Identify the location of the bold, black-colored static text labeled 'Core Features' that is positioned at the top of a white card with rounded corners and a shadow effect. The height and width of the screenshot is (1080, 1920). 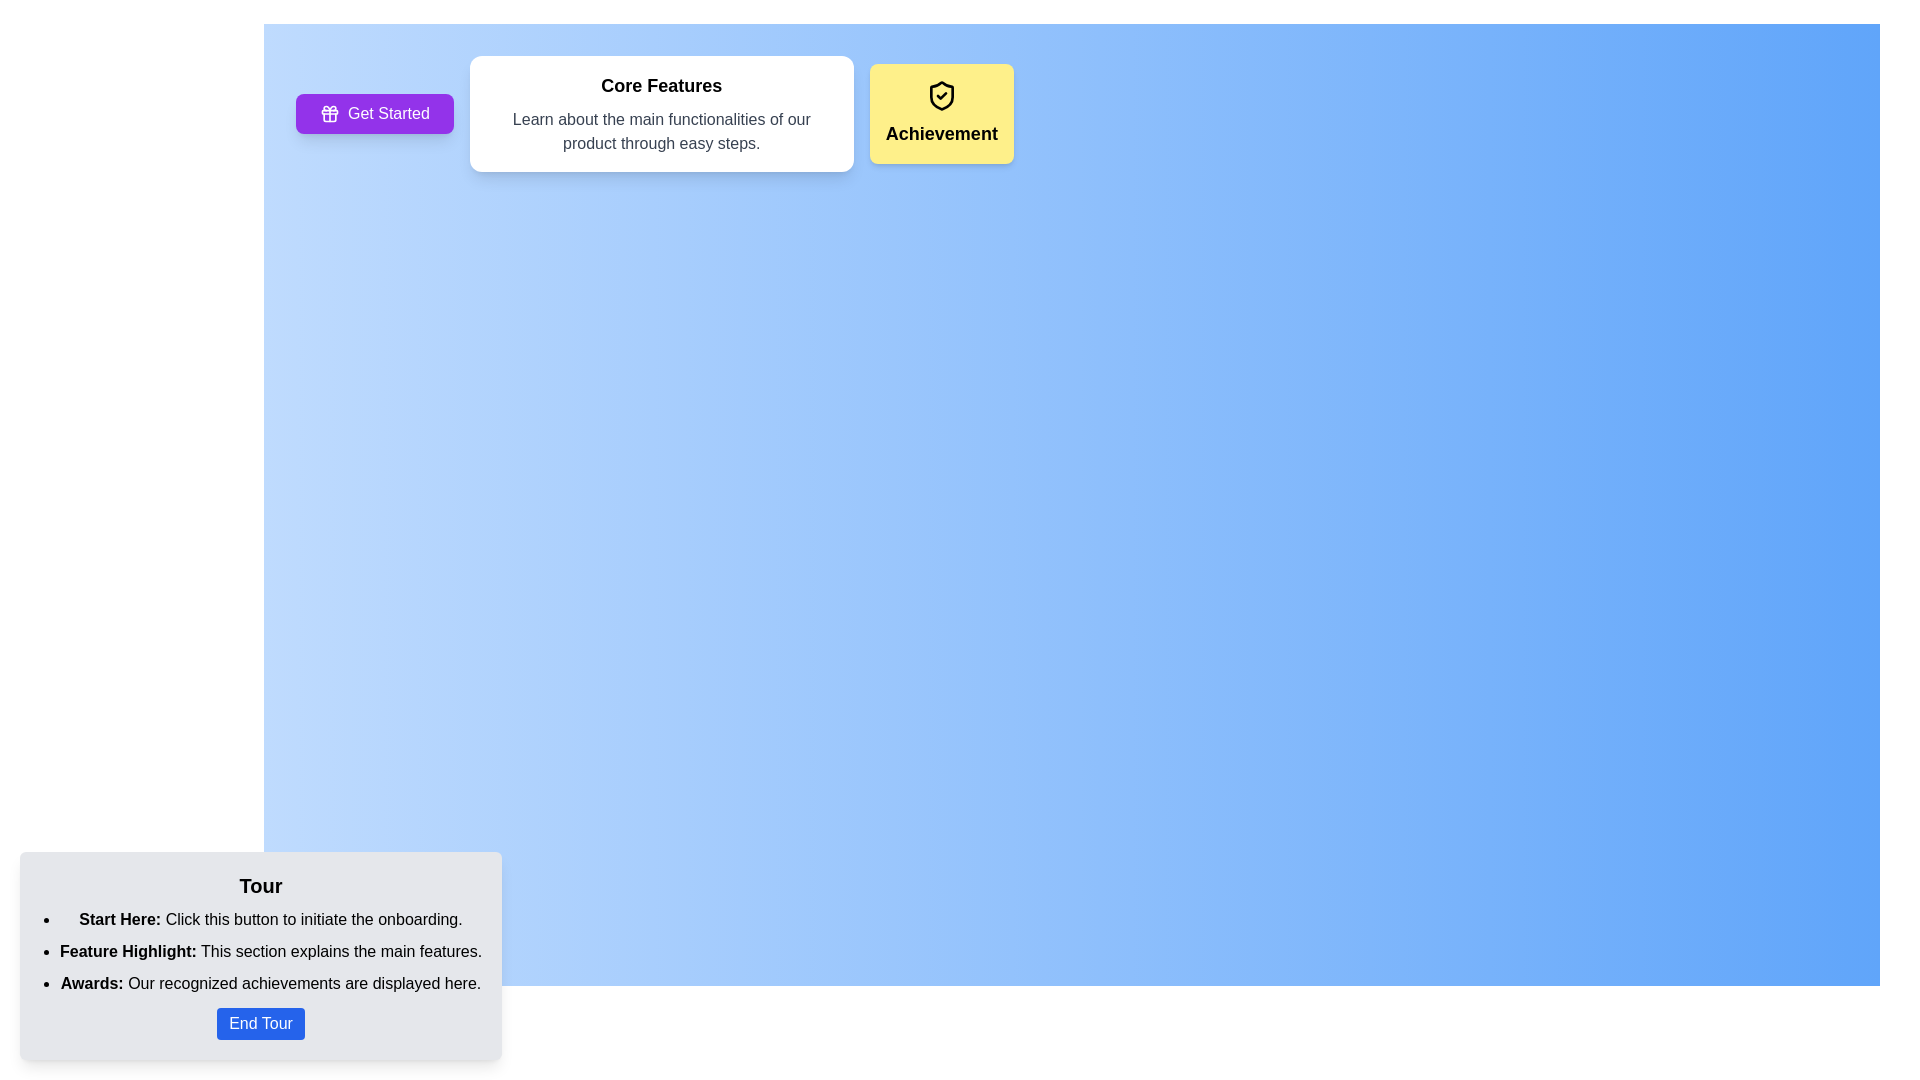
(661, 84).